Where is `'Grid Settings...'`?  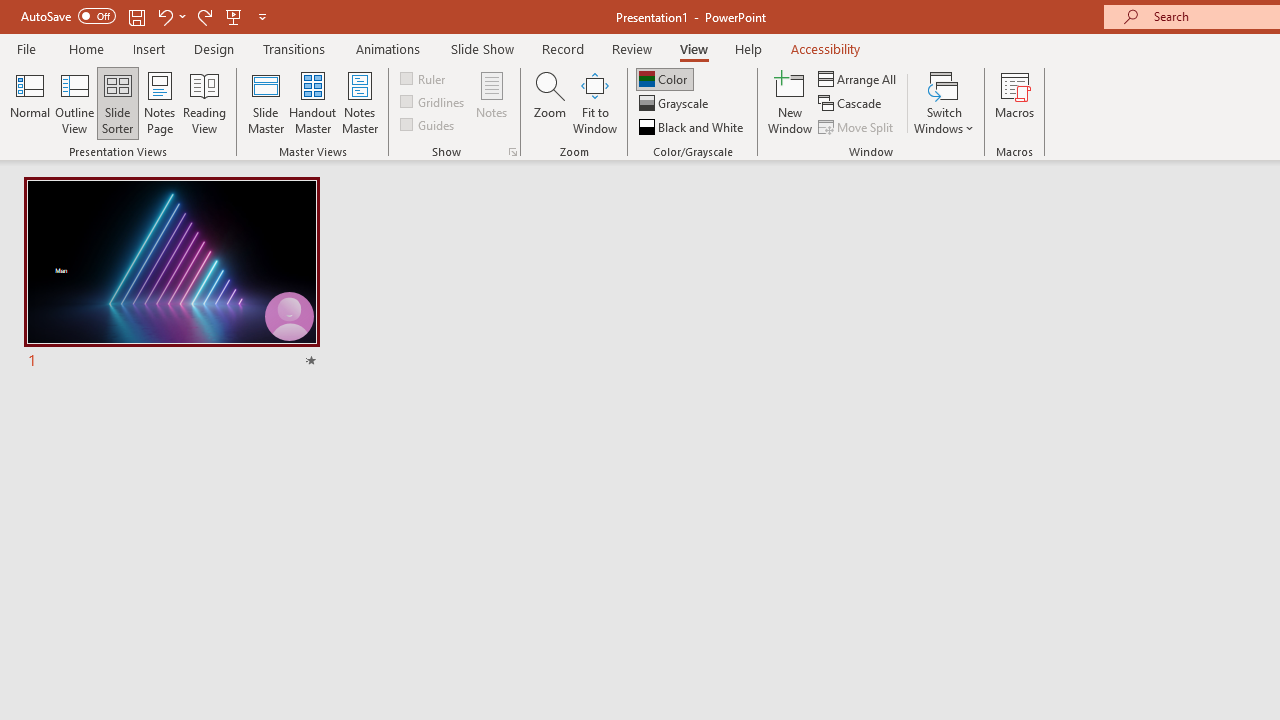 'Grid Settings...' is located at coordinates (513, 150).